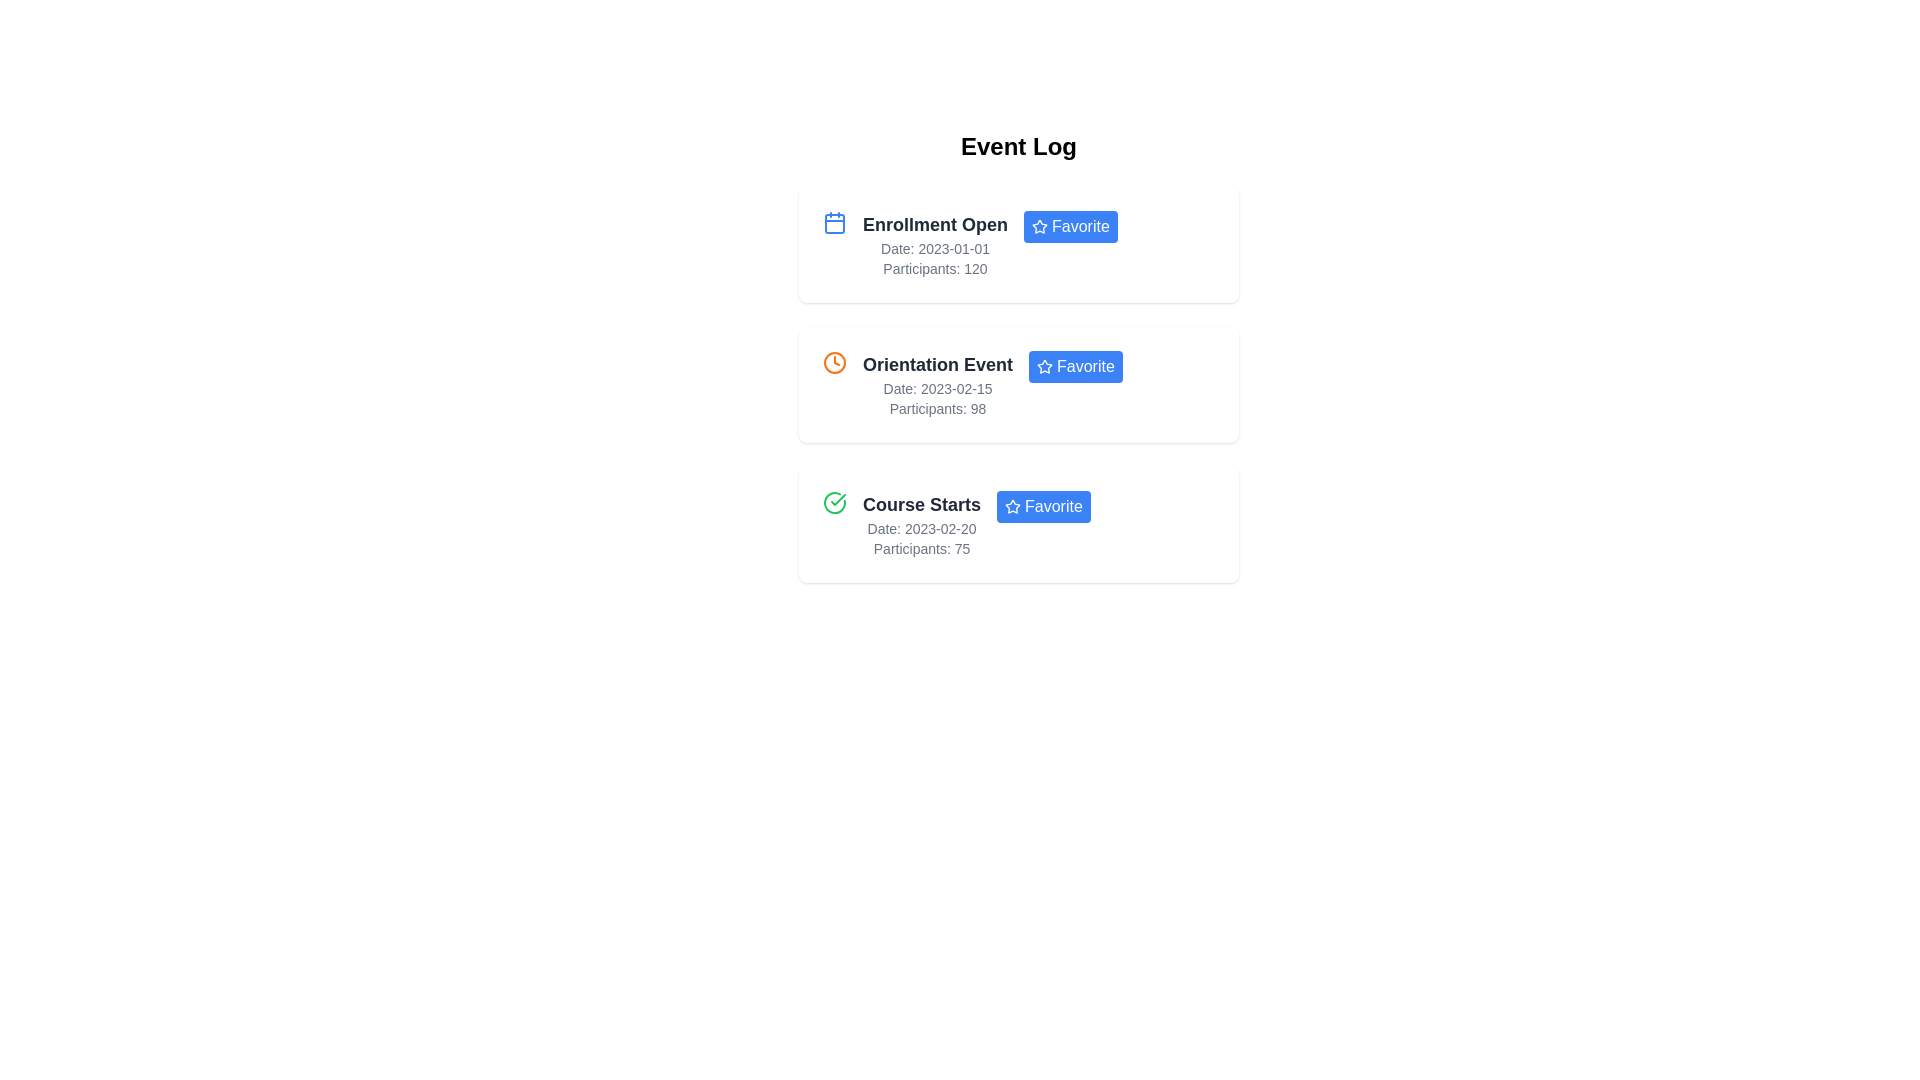 This screenshot has width=1920, height=1080. Describe the element at coordinates (1012, 505) in the screenshot. I see `the star-shaped icon with a blue outline to mark the related event as favorite` at that location.